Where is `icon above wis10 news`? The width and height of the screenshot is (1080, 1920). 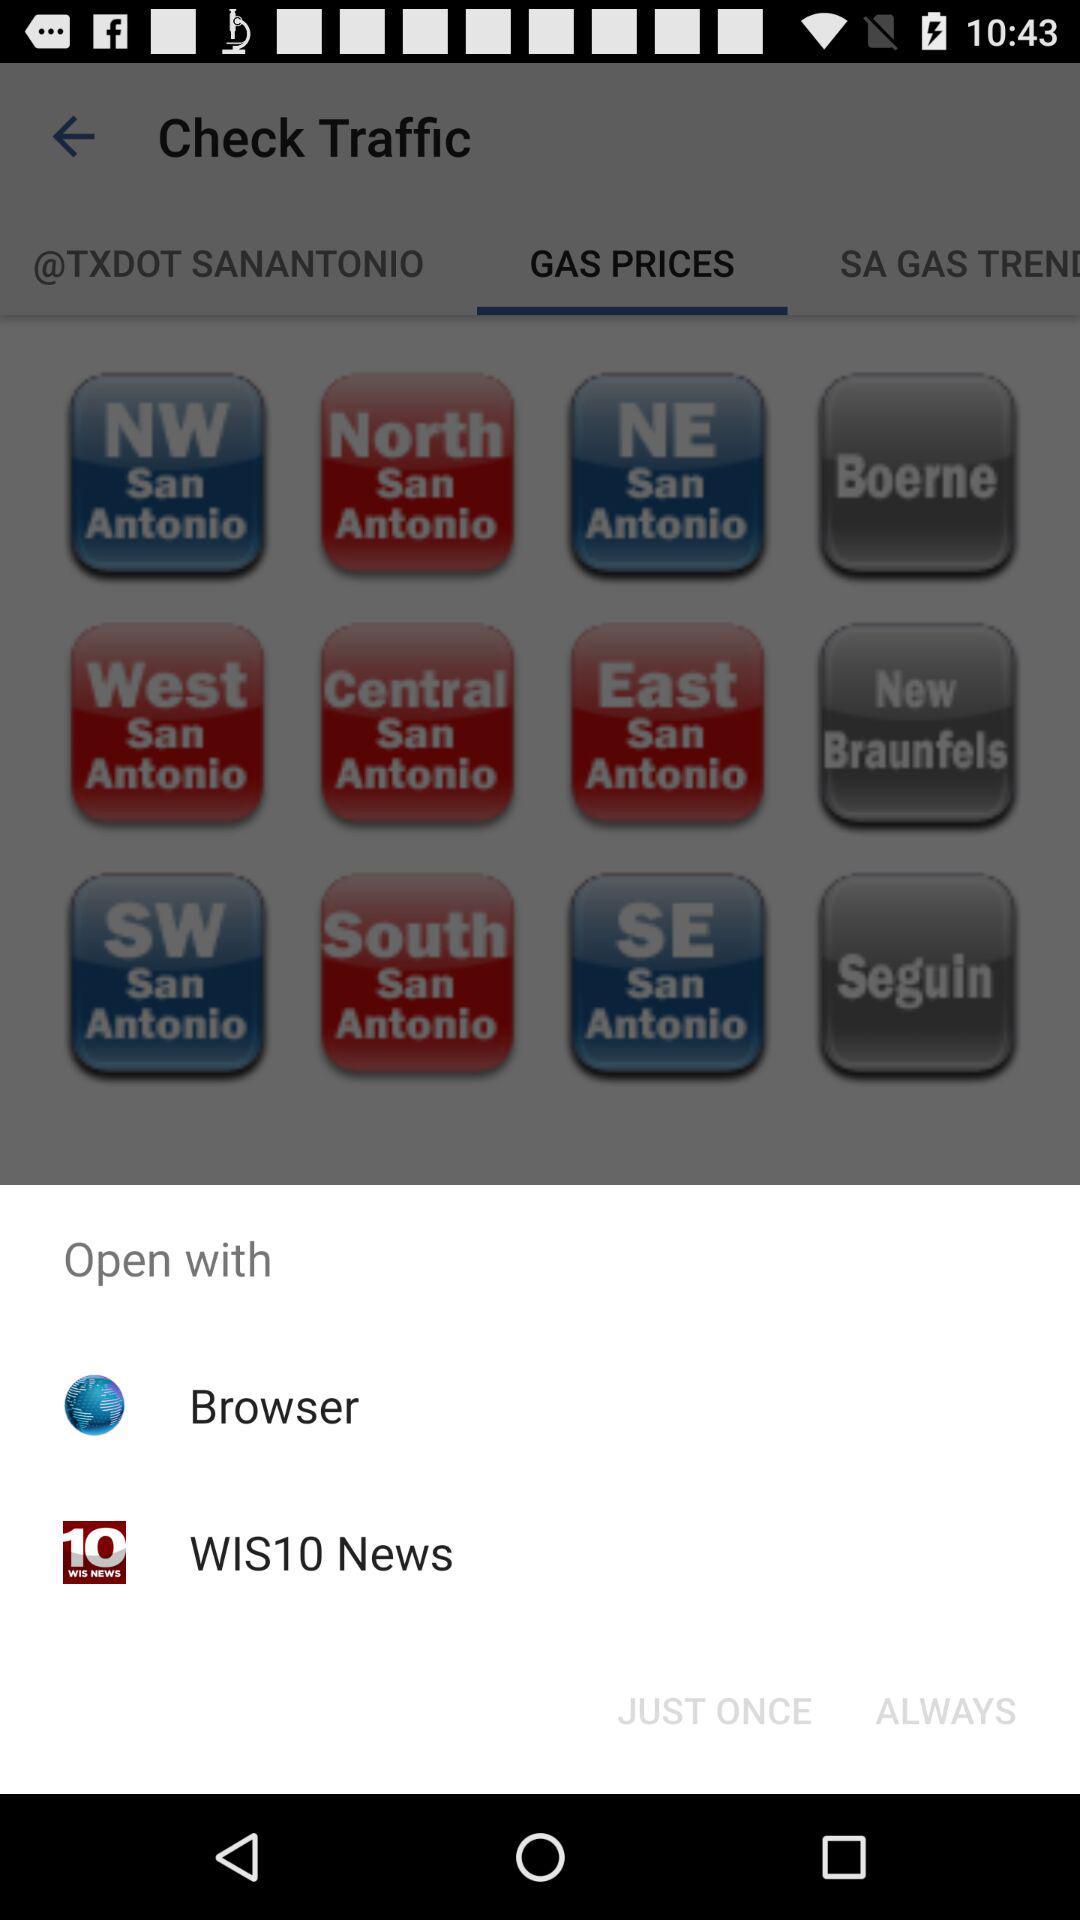 icon above wis10 news is located at coordinates (274, 1404).